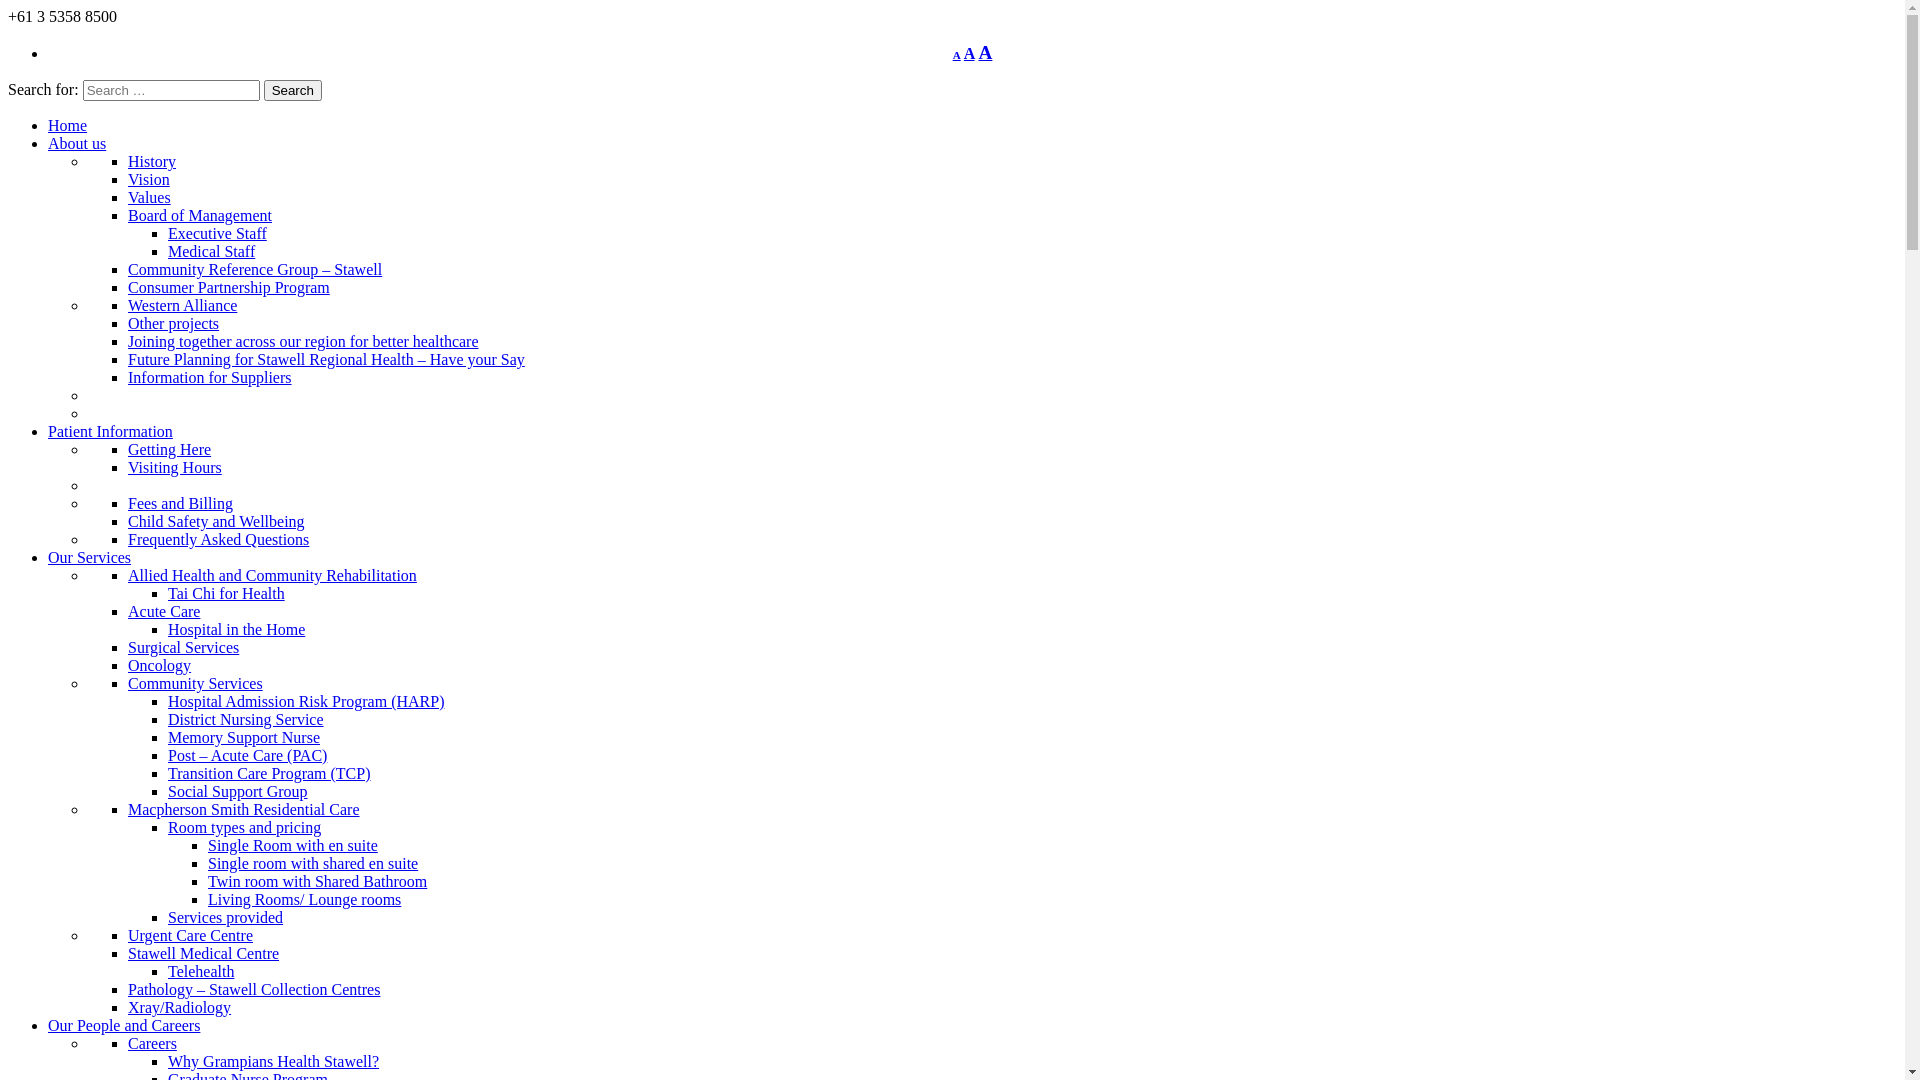 The height and width of the screenshot is (1080, 1920). I want to click on 'Acute Care', so click(127, 610).